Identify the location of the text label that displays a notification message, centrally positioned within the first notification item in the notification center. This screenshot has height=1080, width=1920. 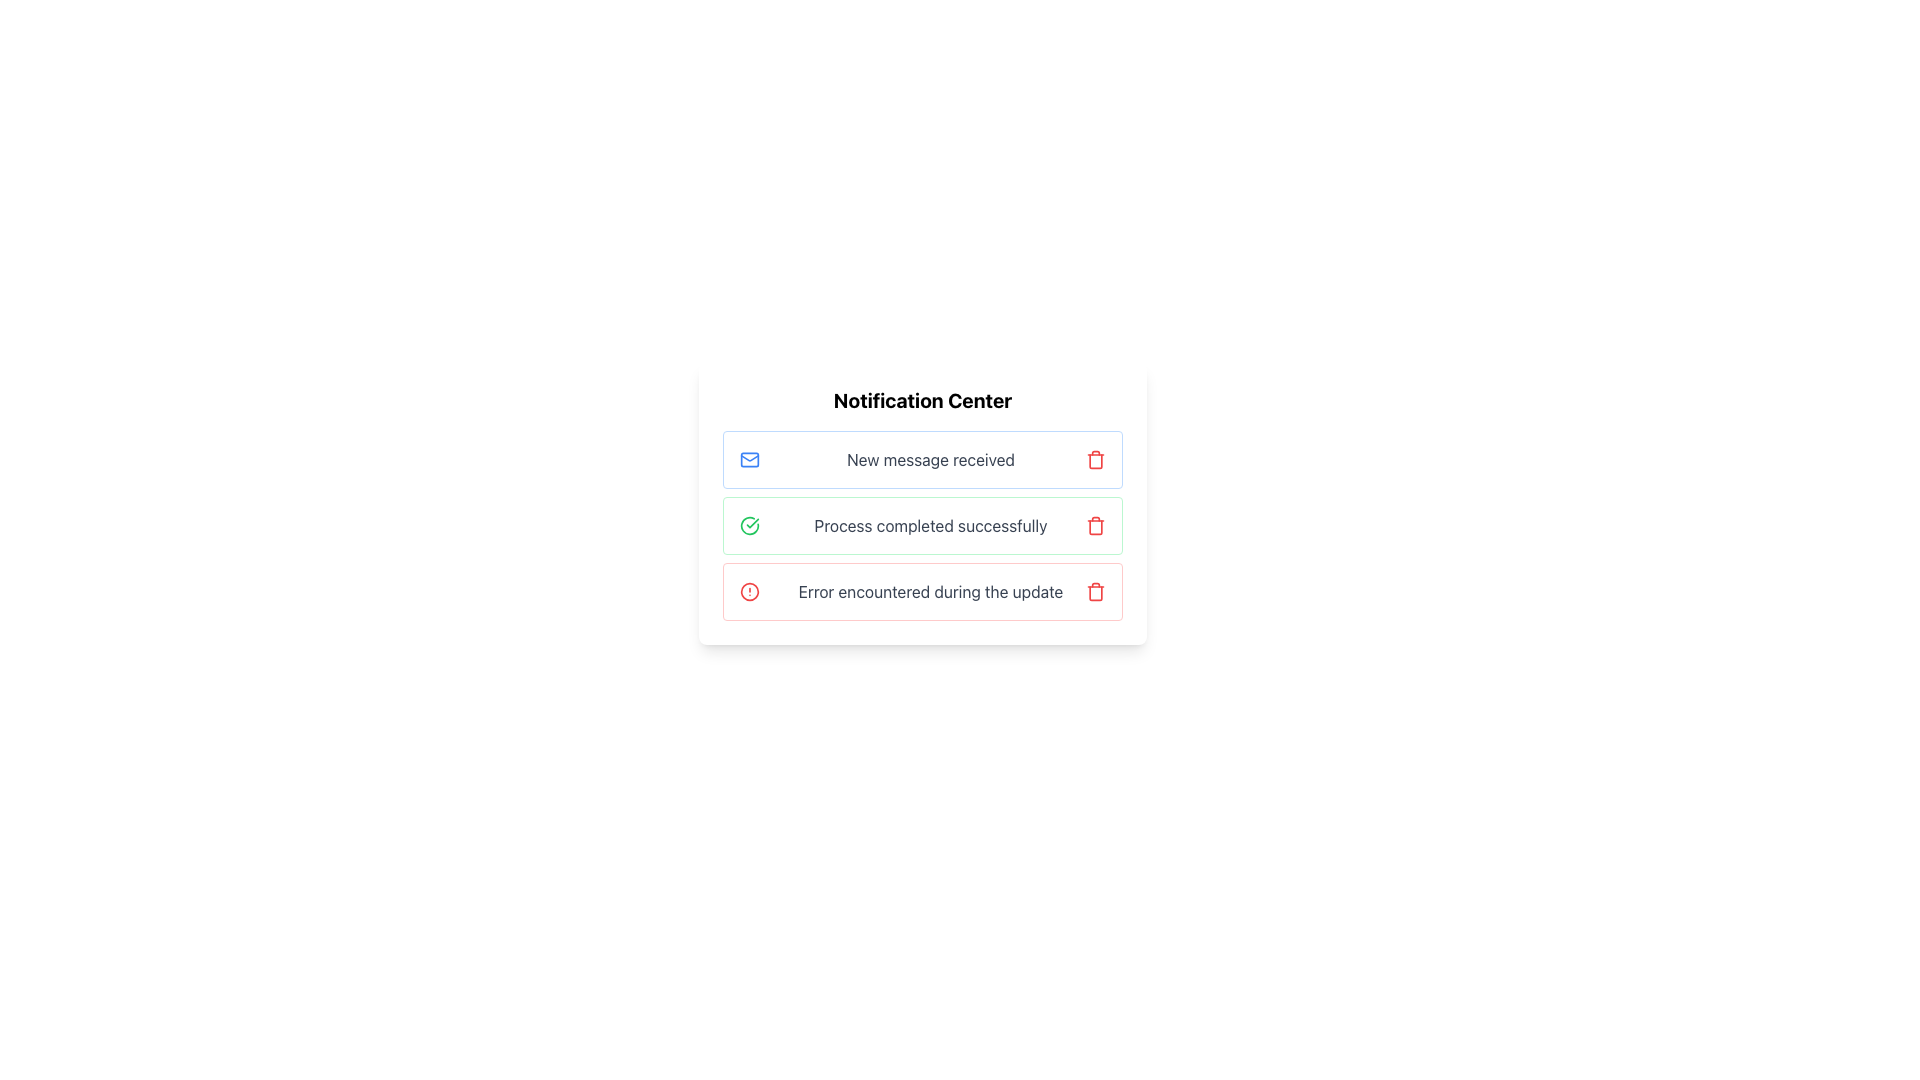
(930, 459).